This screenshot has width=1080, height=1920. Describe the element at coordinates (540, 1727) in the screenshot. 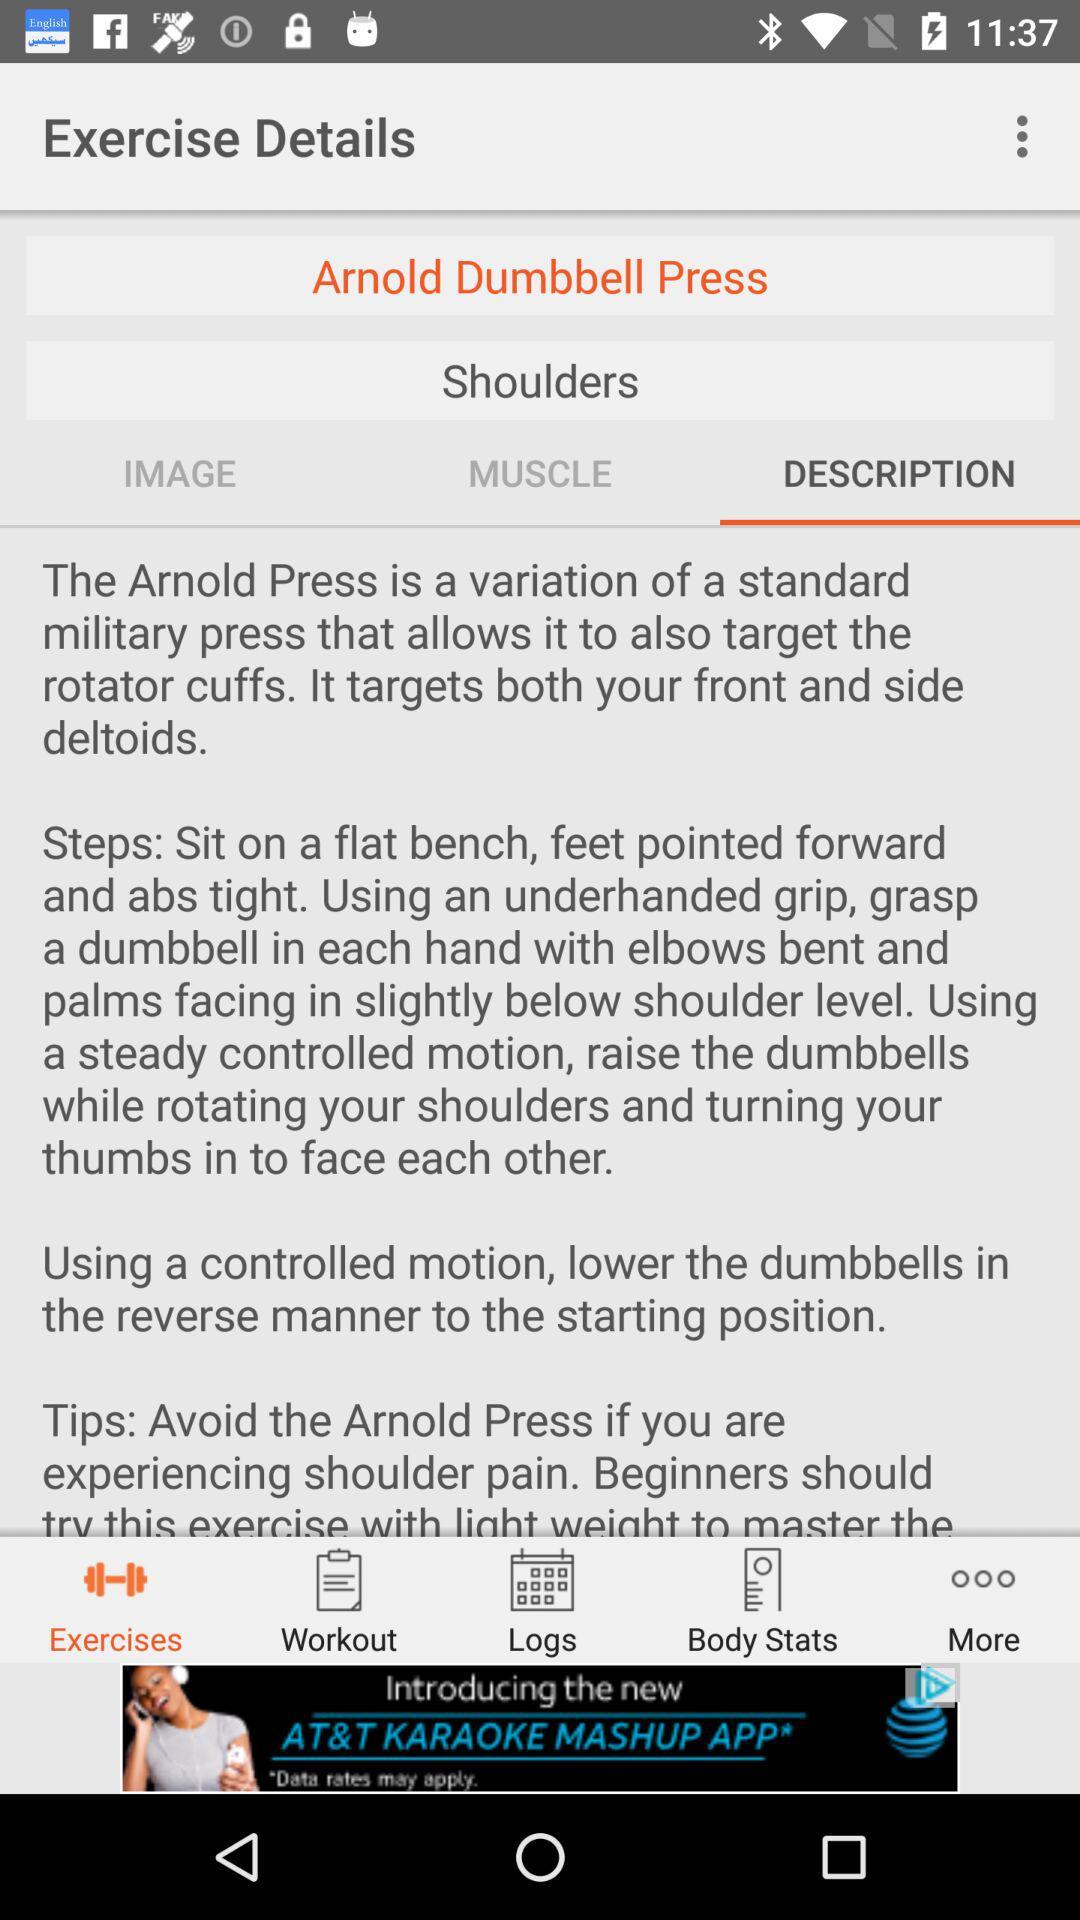

I see `advertisement` at that location.